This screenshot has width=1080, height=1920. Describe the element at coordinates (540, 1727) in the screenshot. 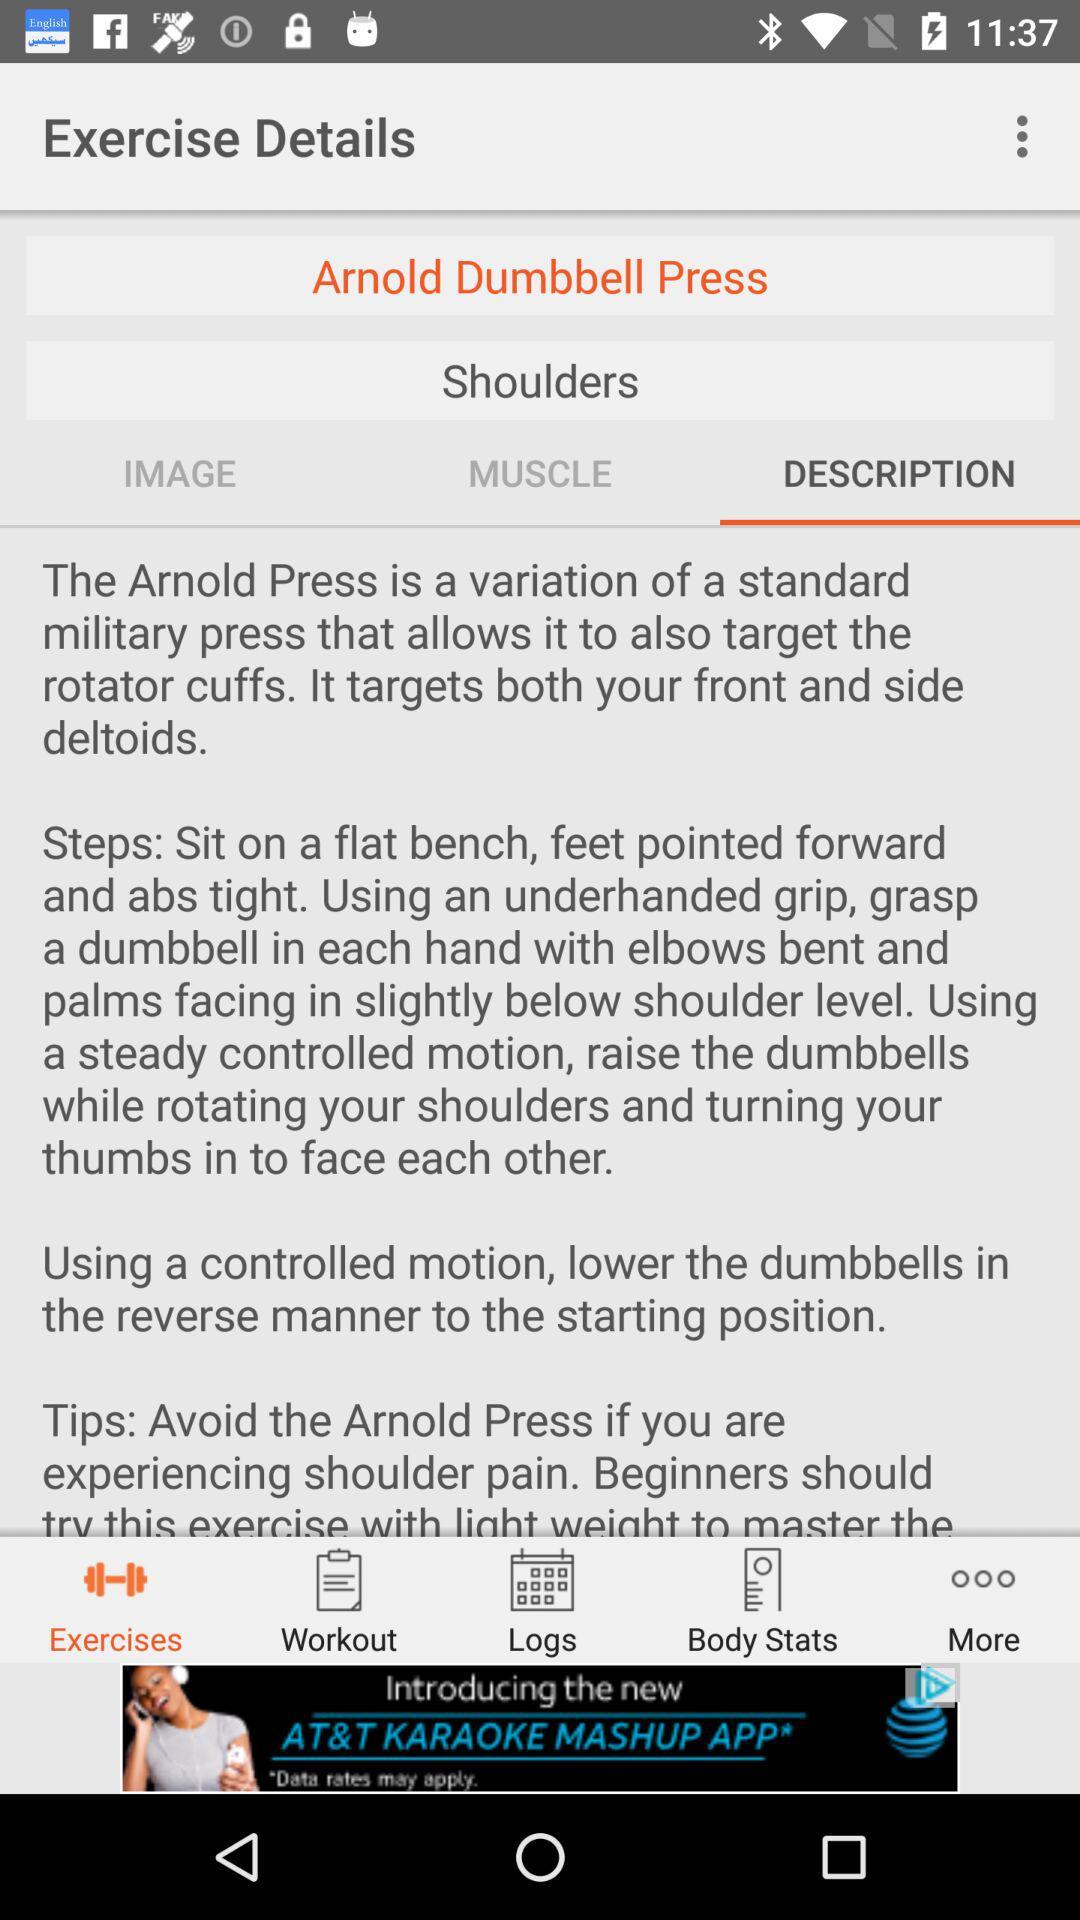

I see `advertisement` at that location.